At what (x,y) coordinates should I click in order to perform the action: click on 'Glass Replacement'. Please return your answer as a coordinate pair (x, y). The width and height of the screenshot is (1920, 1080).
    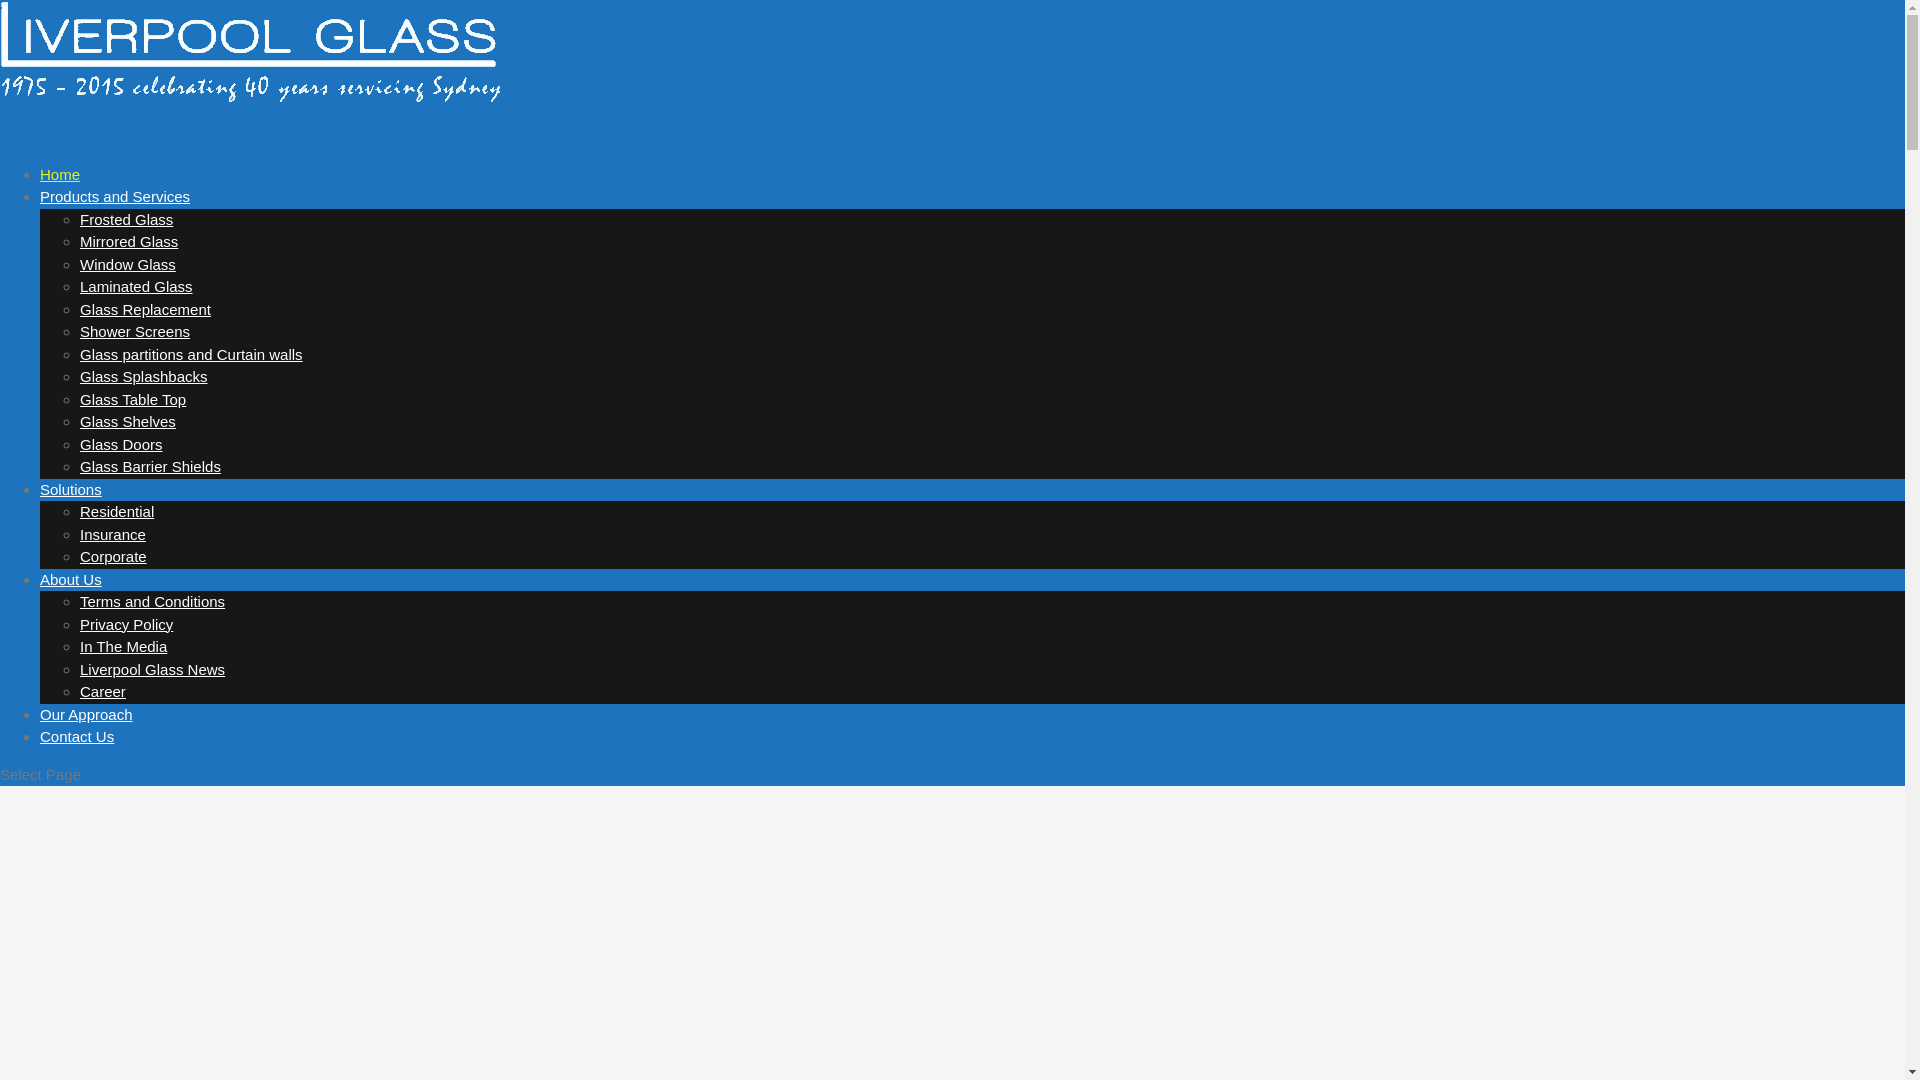
    Looking at the image, I should click on (144, 308).